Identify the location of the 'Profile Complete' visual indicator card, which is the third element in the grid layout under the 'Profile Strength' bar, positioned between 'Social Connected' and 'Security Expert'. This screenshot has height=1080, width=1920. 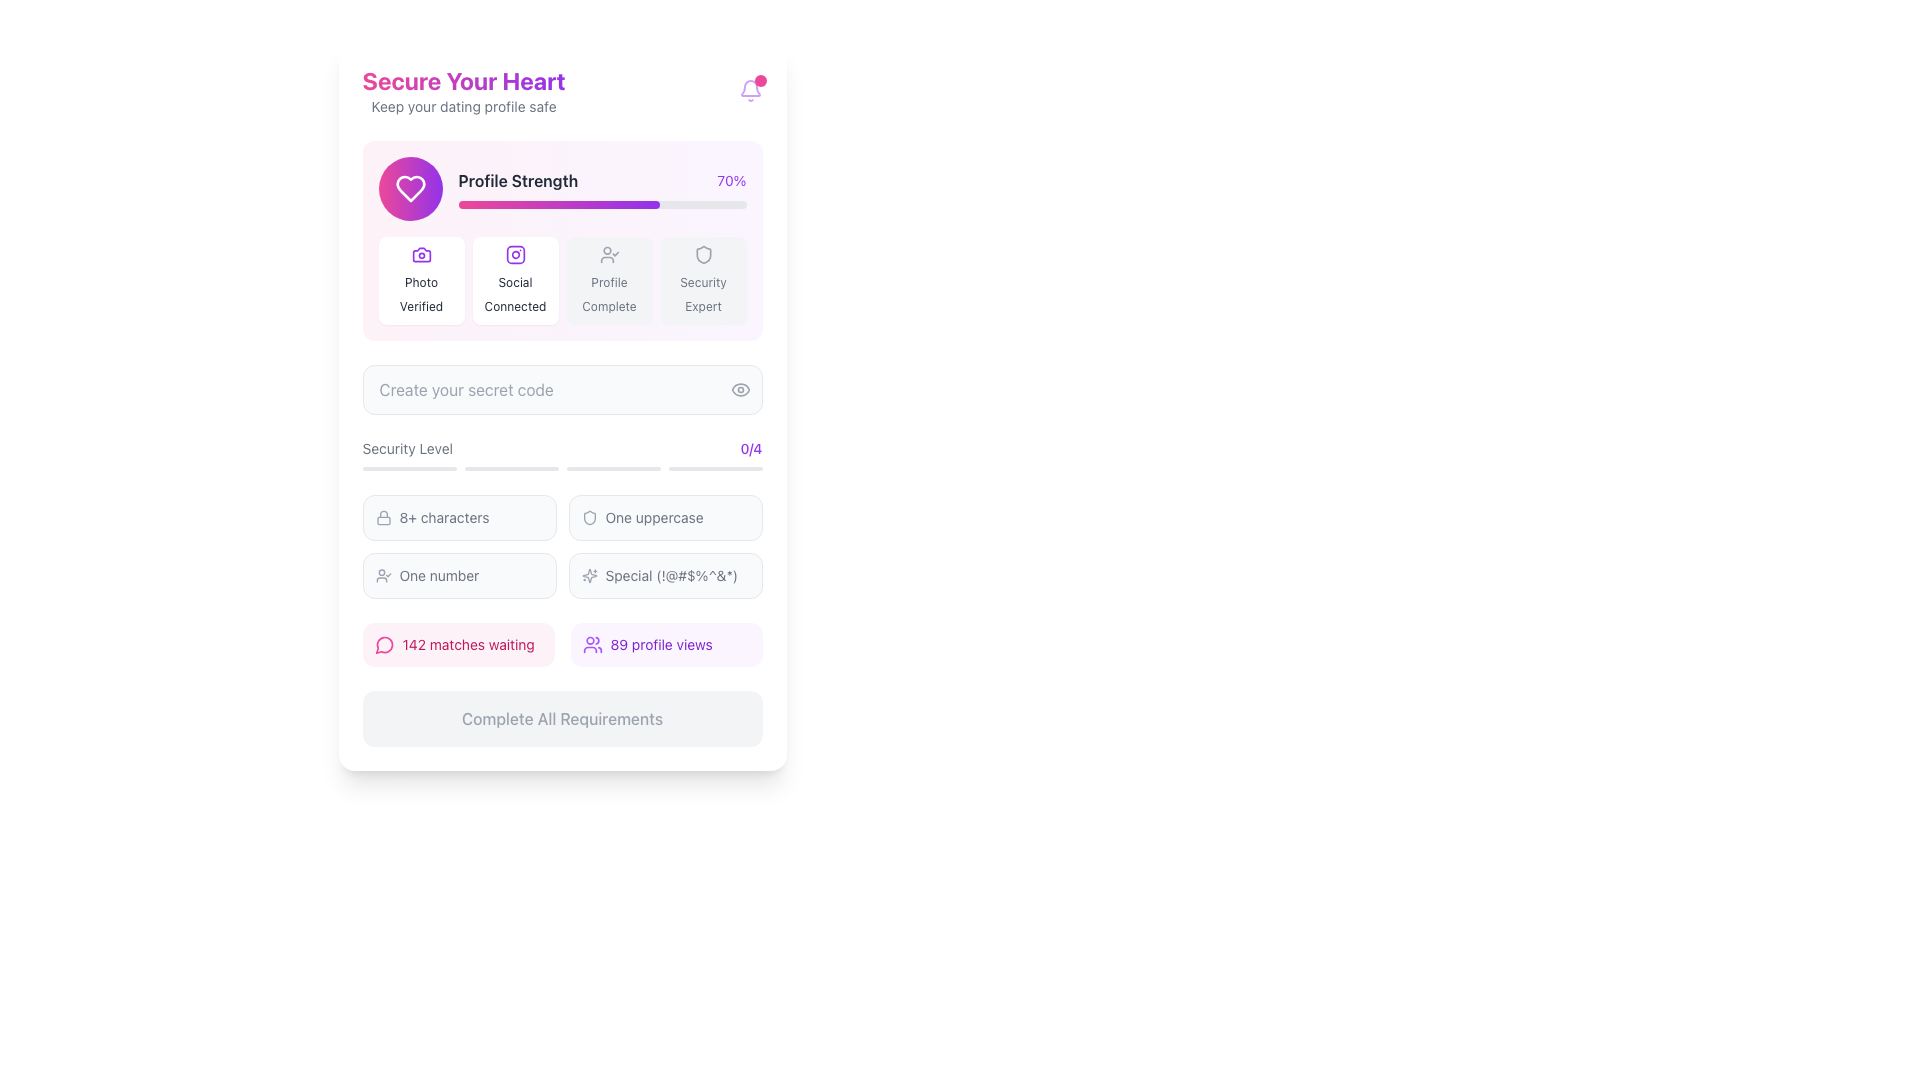
(608, 281).